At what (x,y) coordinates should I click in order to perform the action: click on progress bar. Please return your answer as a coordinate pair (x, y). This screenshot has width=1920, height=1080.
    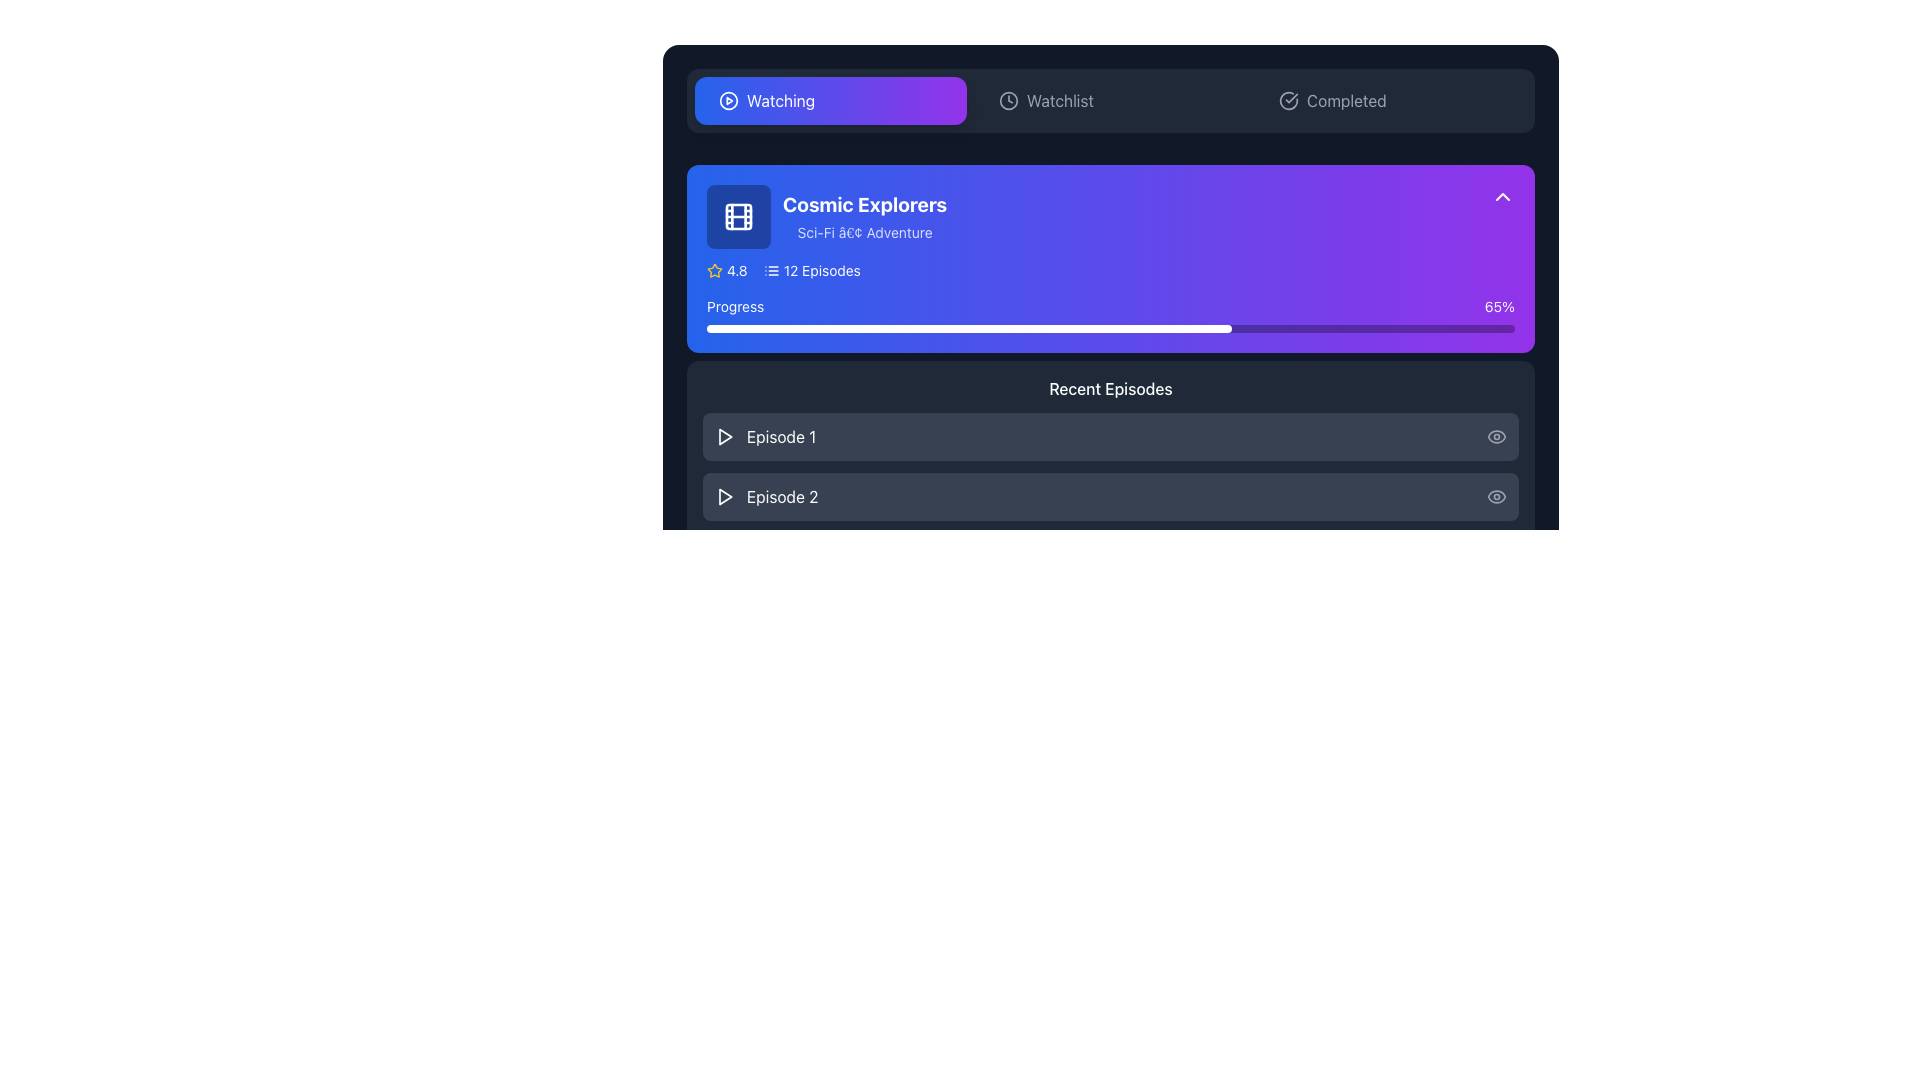
    Looking at the image, I should click on (1345, 327).